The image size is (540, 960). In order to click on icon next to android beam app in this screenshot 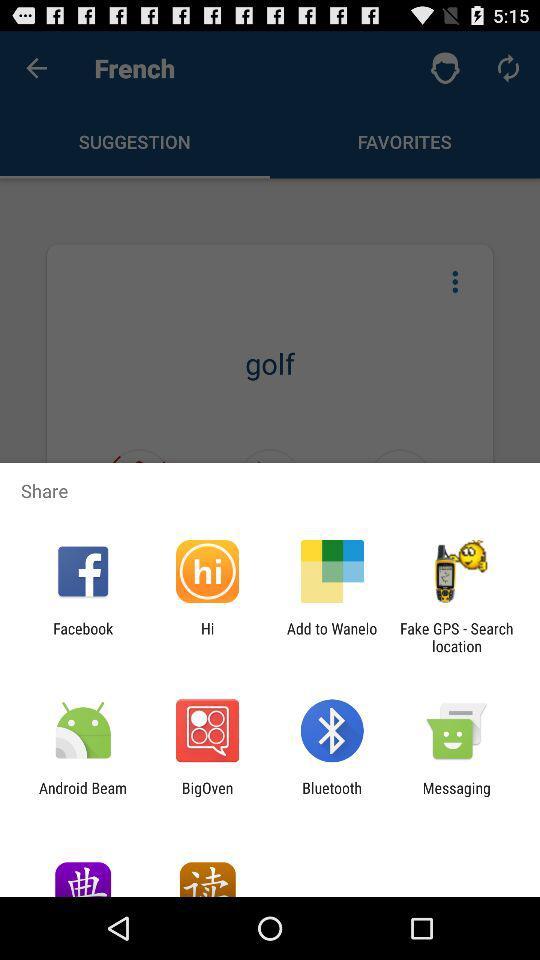, I will do `click(206, 796)`.